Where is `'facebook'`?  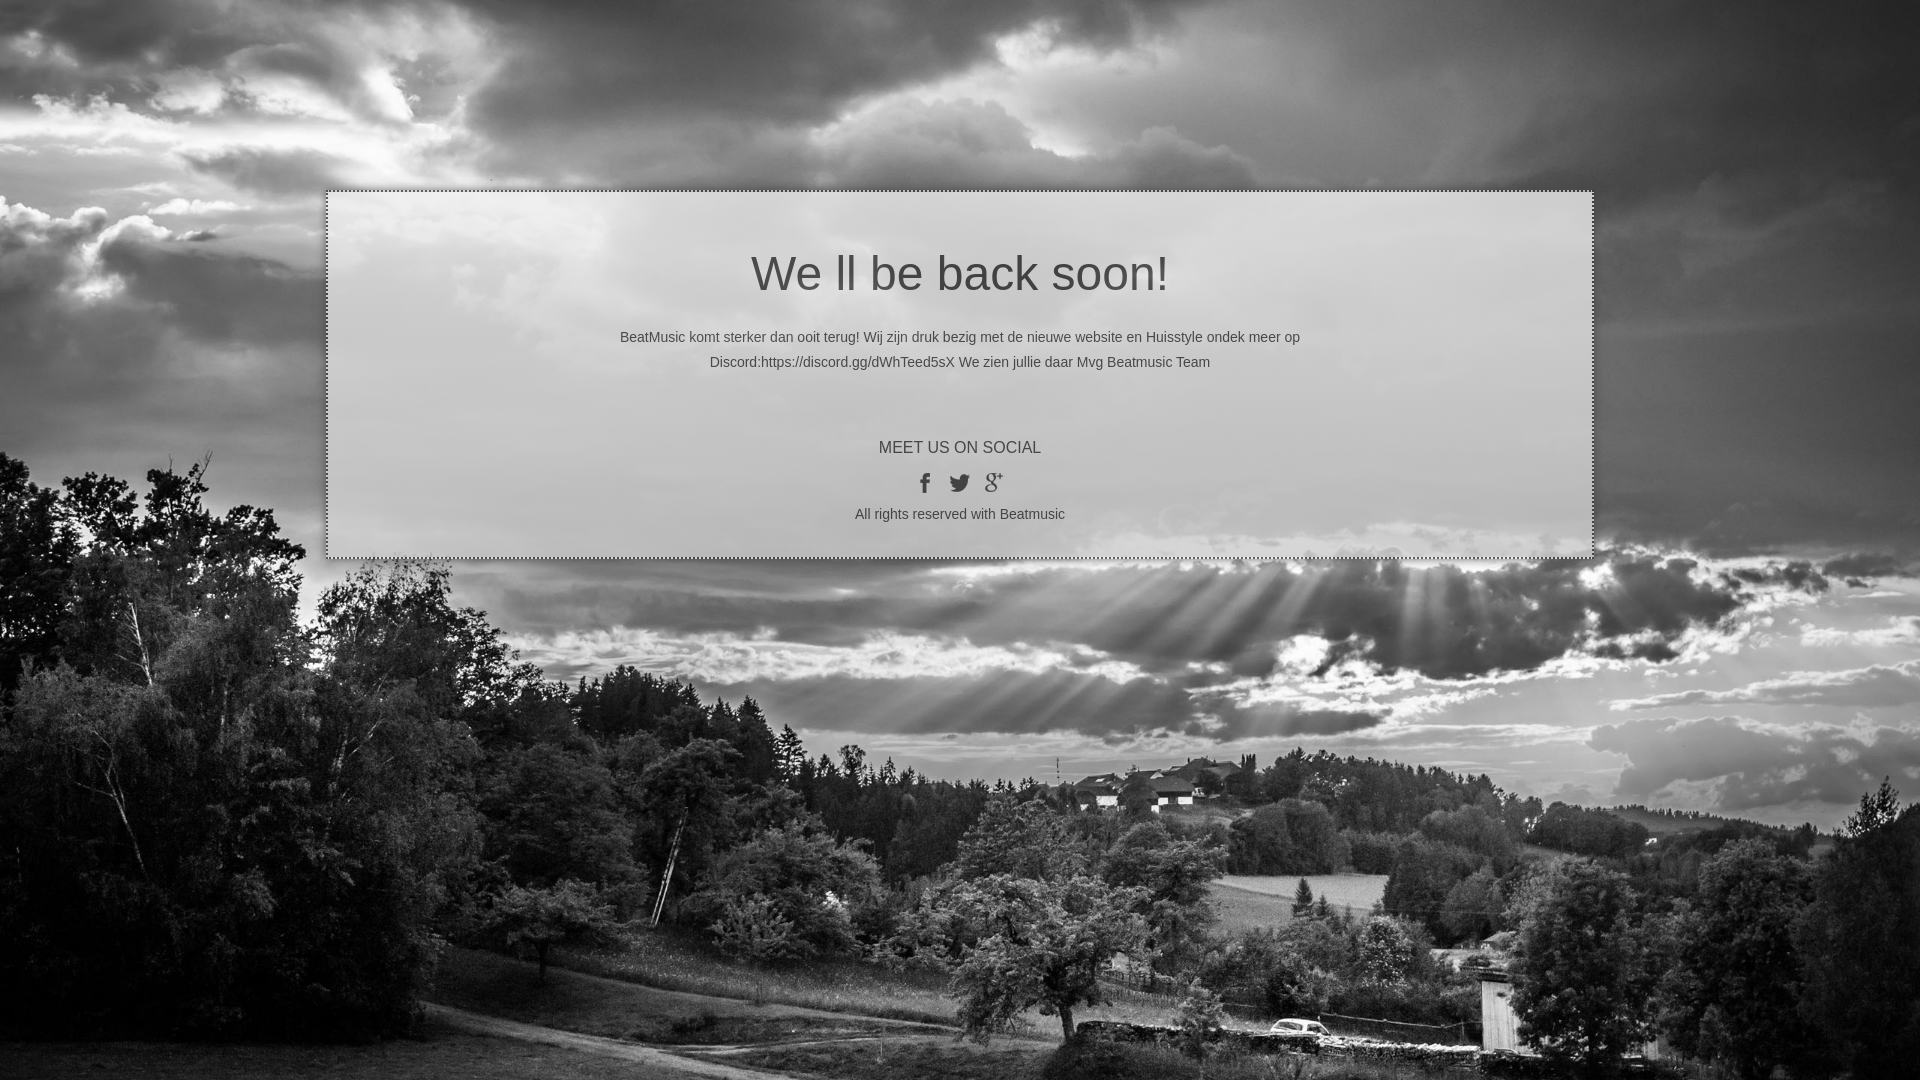
'facebook' is located at coordinates (960, 482).